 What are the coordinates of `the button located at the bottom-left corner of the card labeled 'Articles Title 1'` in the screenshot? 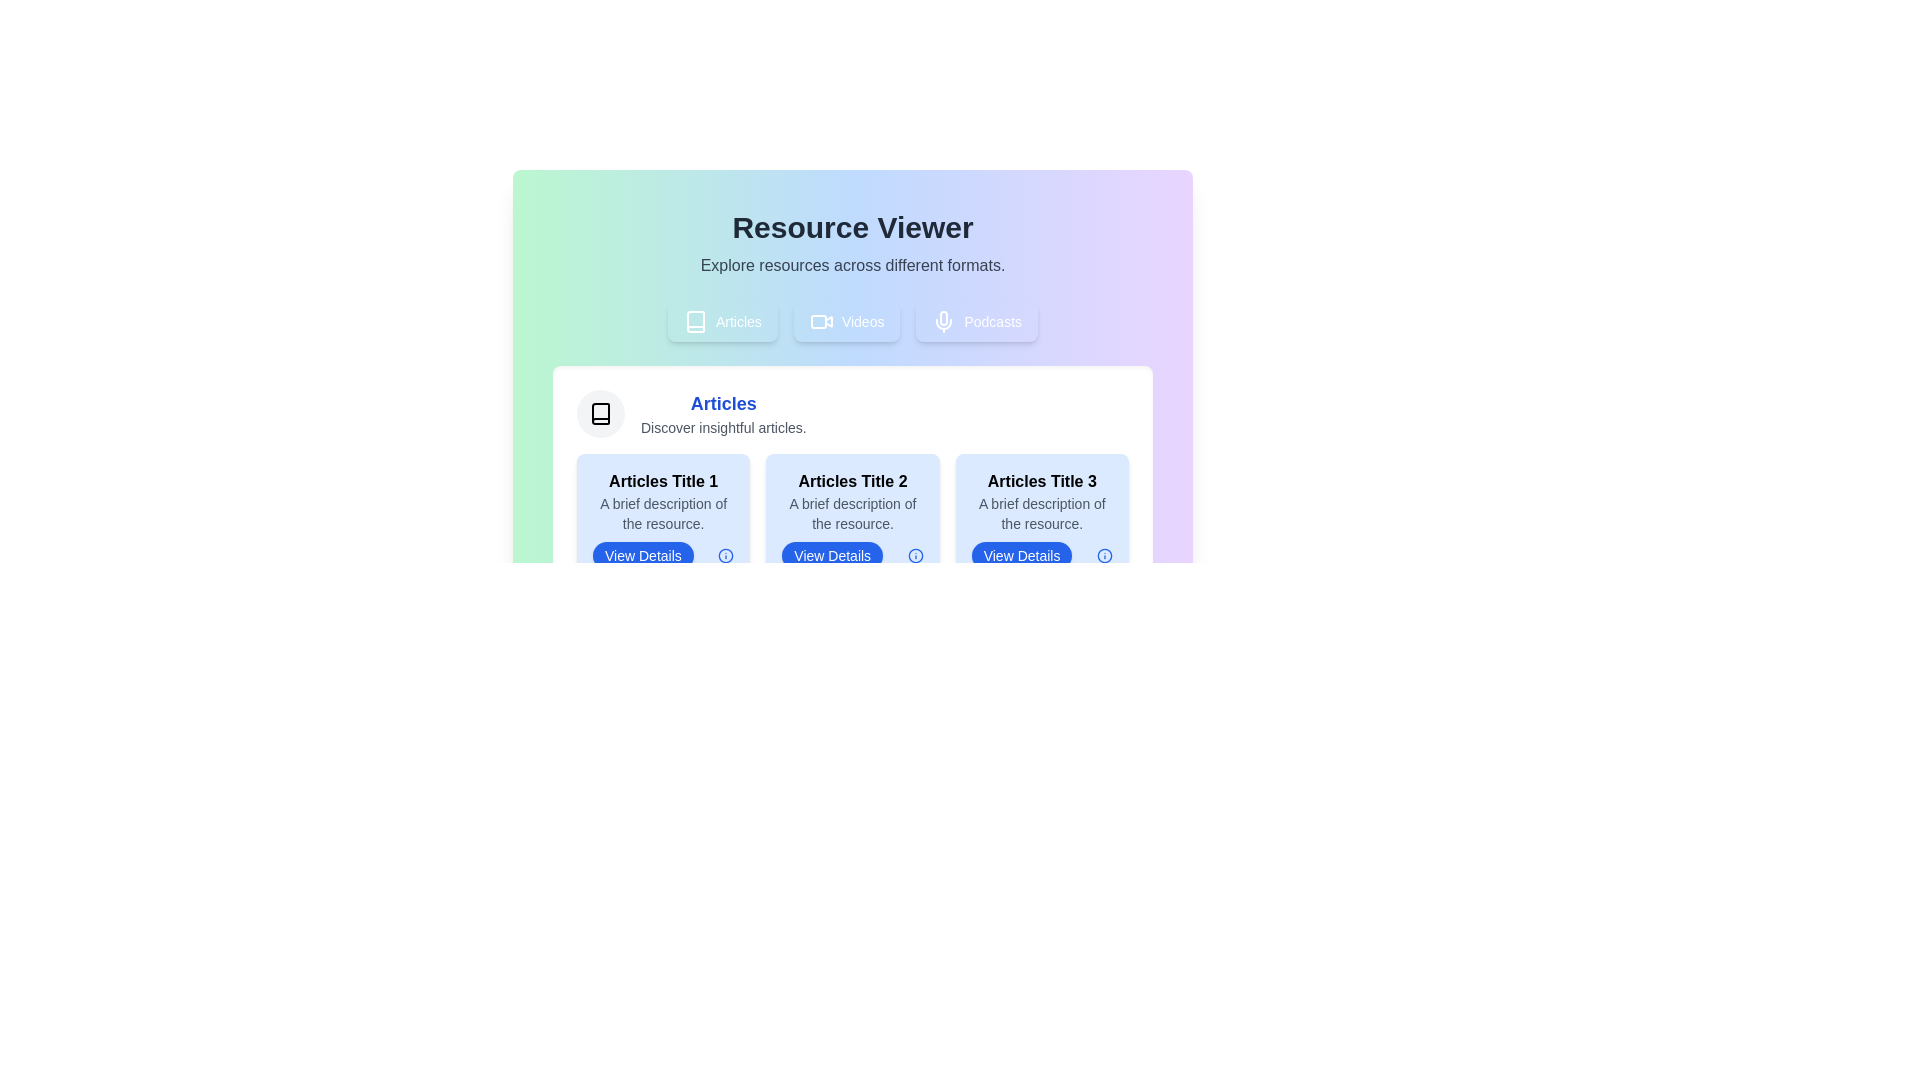 It's located at (643, 555).